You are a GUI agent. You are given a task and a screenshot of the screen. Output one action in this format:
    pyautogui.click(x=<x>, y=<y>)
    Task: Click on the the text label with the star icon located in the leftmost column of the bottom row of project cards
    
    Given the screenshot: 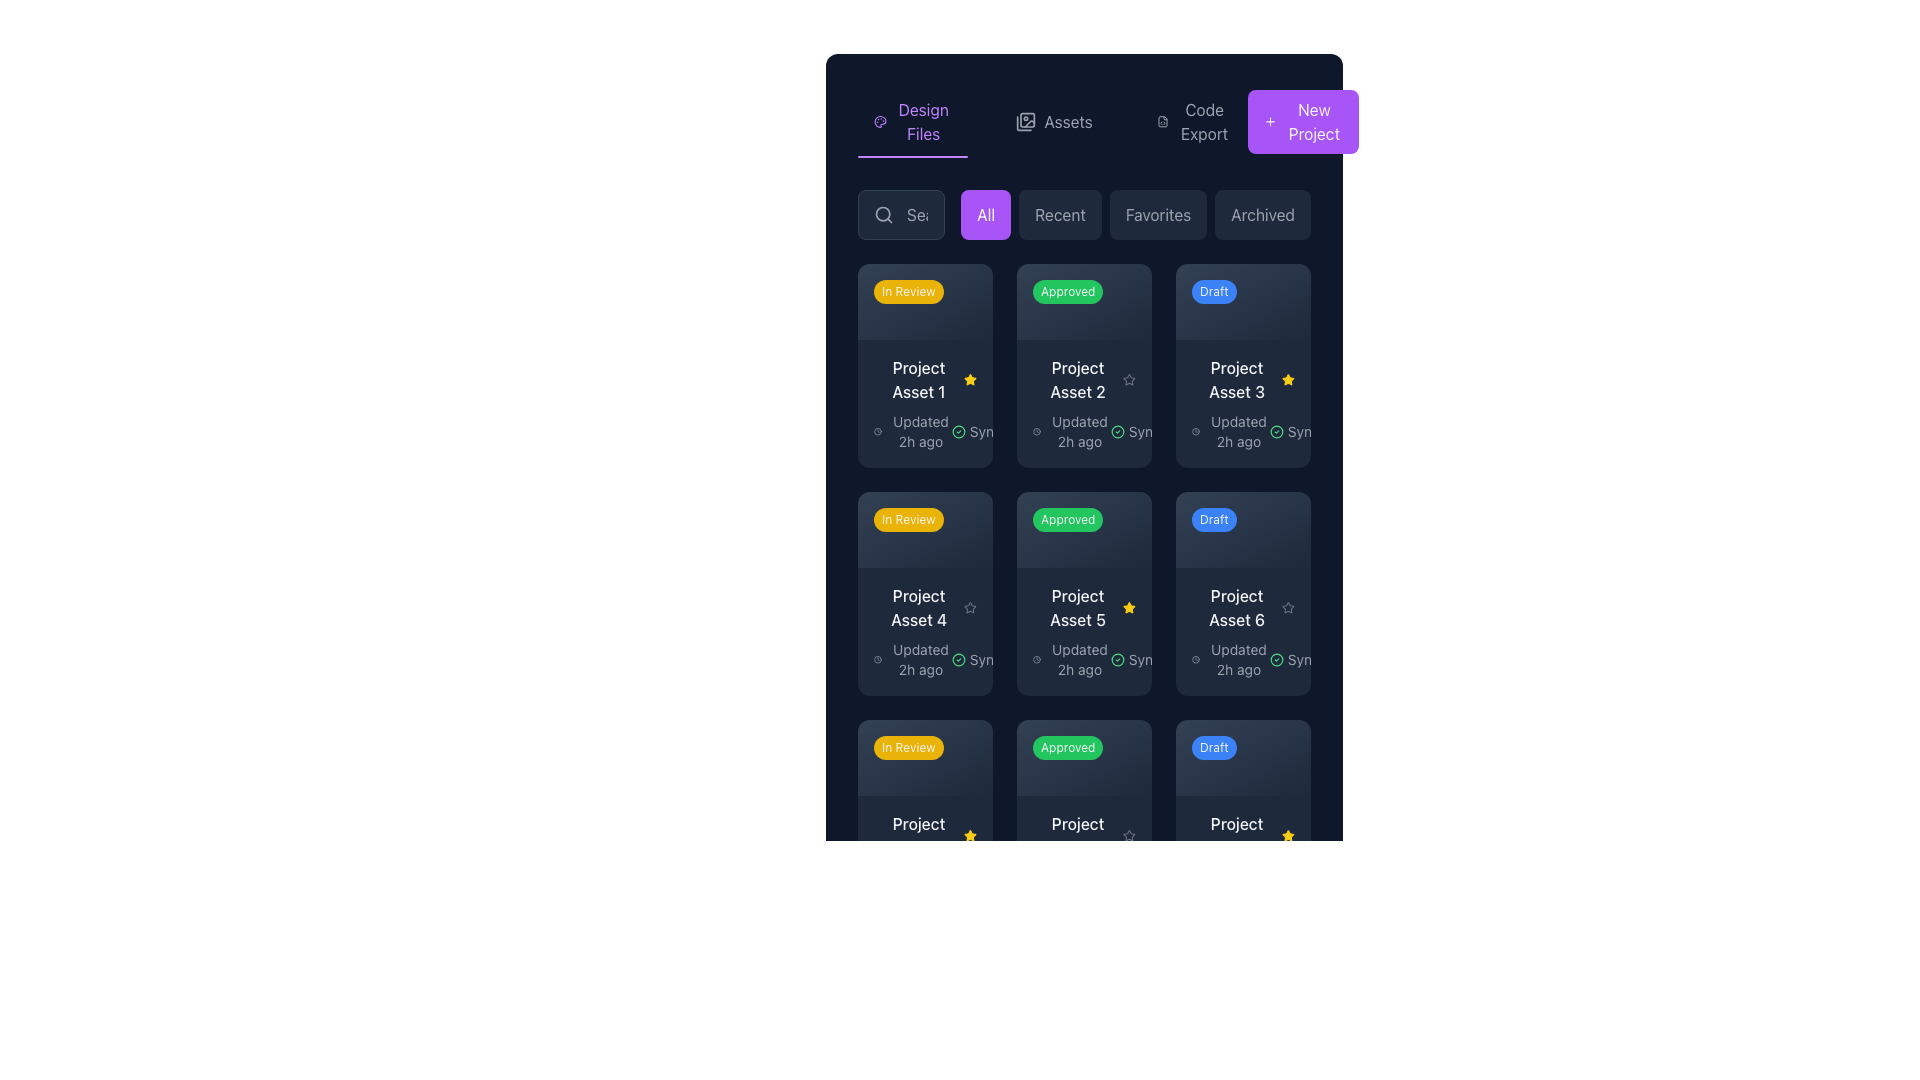 What is the action you would take?
    pyautogui.click(x=924, y=835)
    